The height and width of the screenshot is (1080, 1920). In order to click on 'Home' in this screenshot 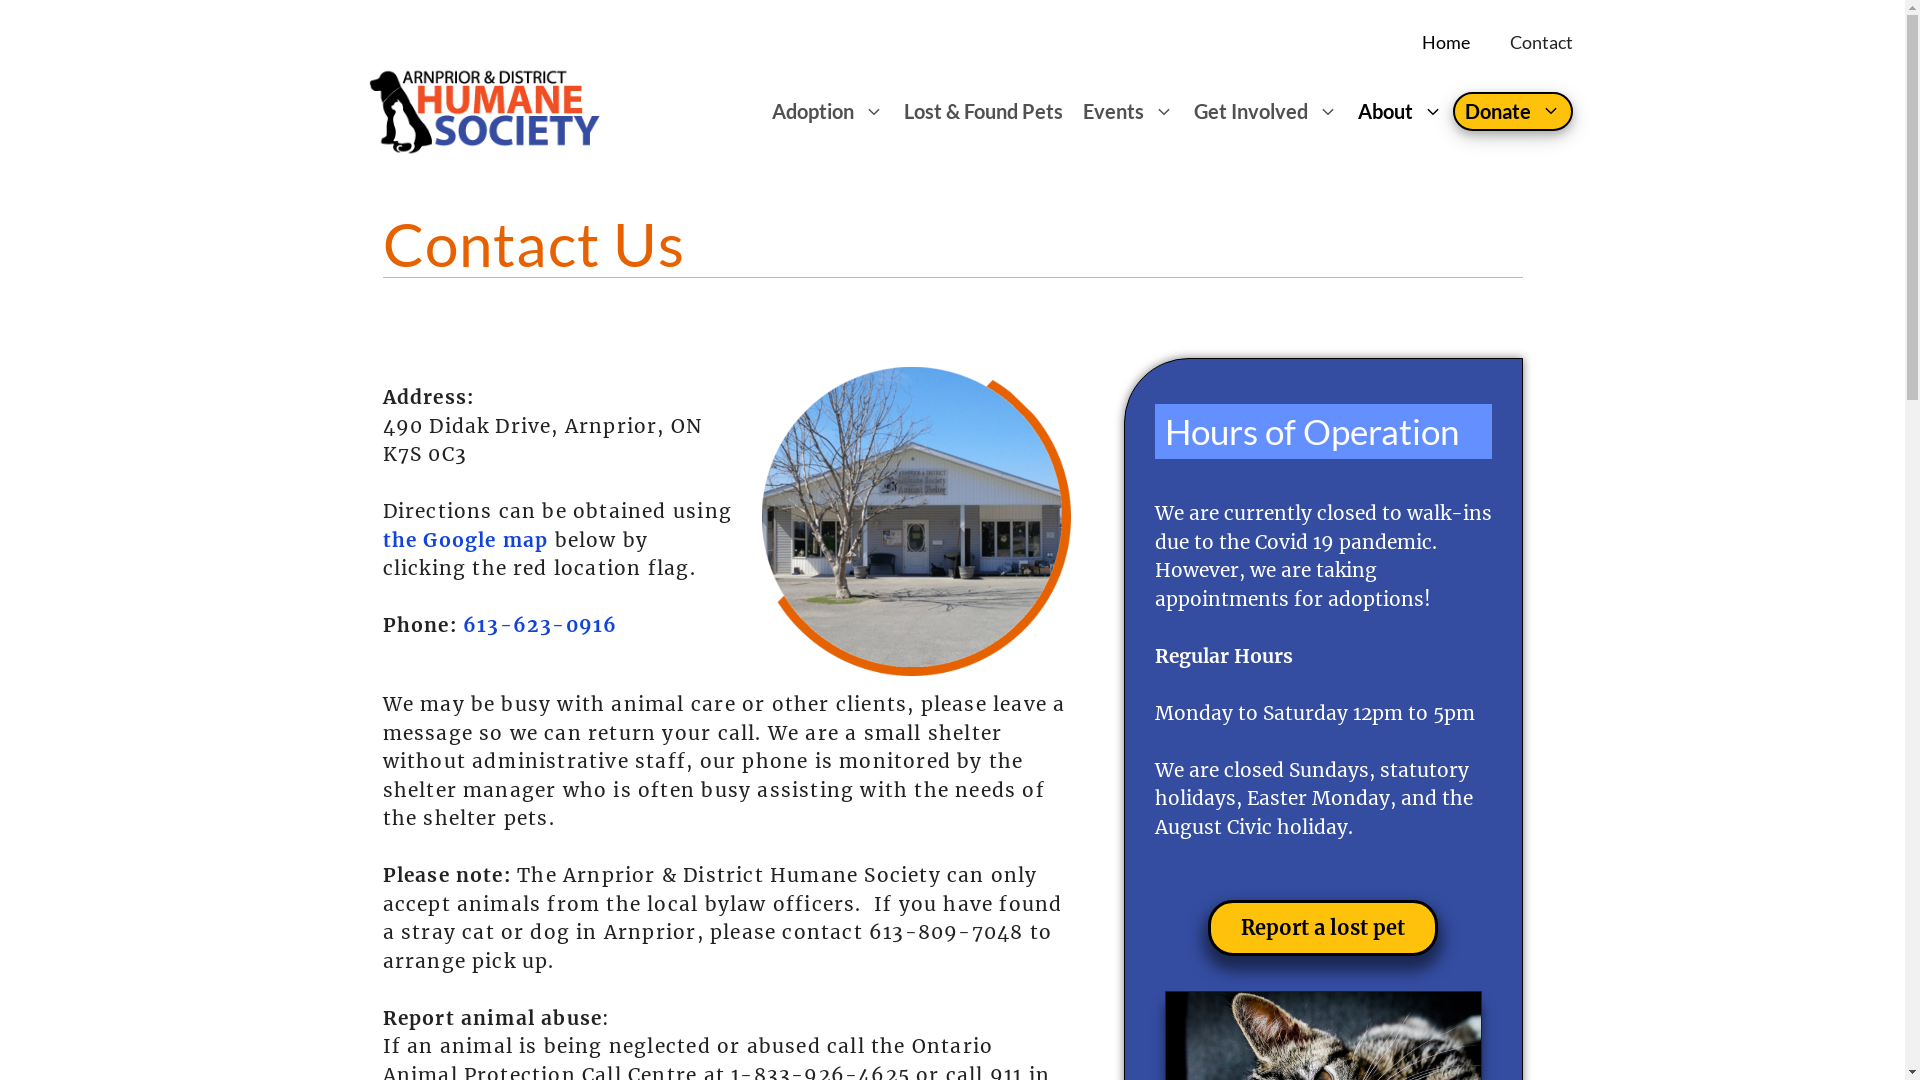, I will do `click(1445, 42)`.